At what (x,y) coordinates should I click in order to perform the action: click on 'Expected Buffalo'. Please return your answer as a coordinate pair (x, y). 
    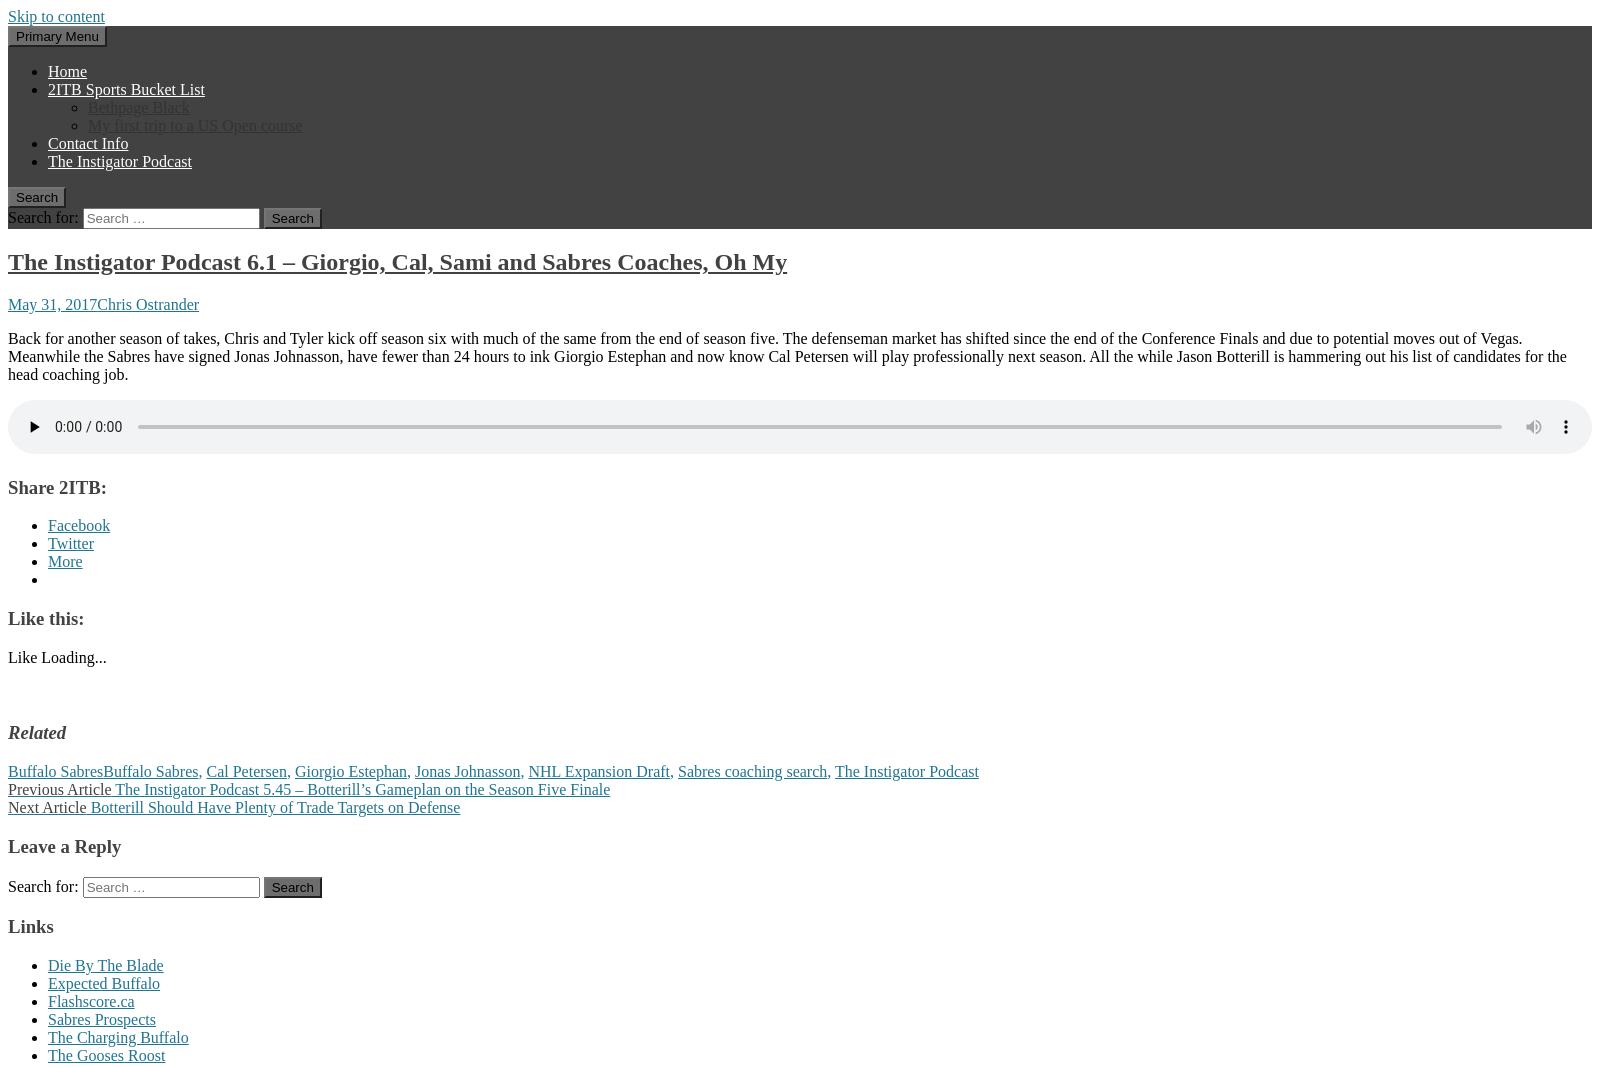
    Looking at the image, I should click on (103, 983).